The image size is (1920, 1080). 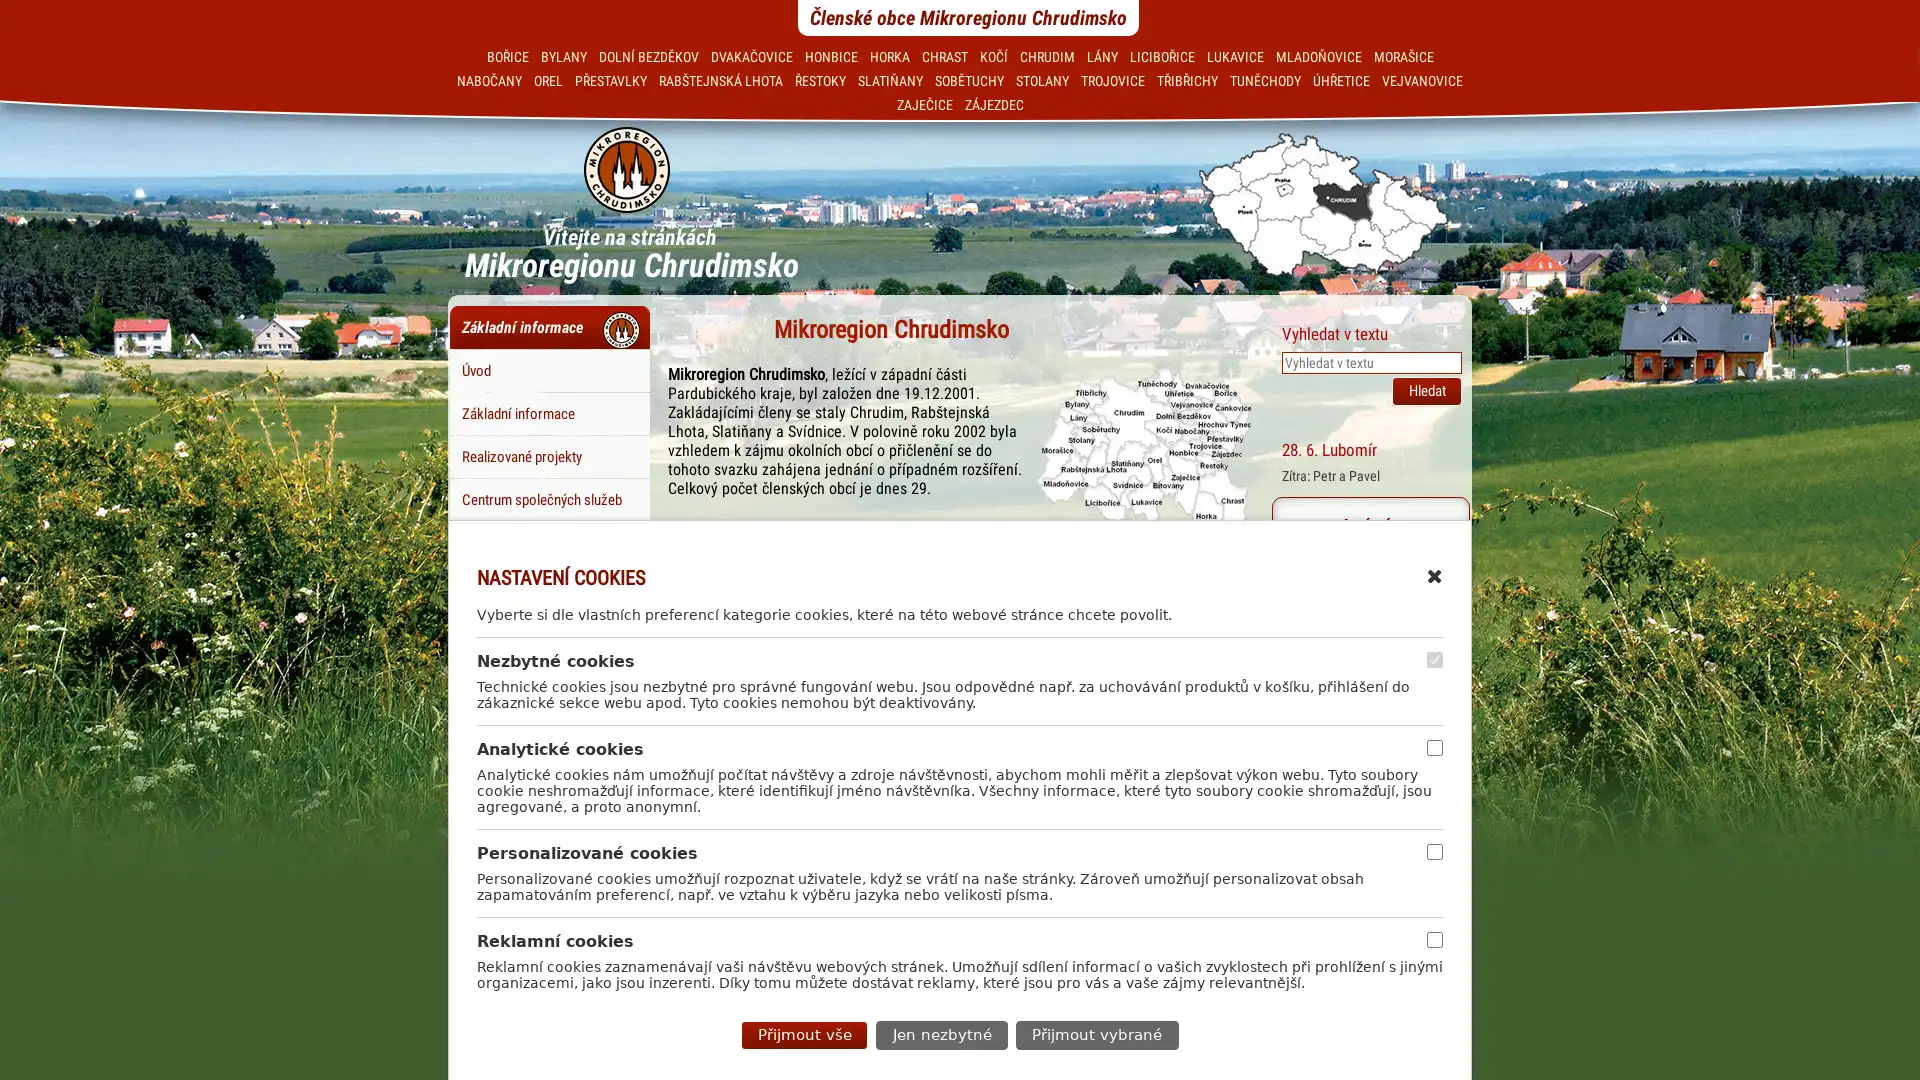 What do you see at coordinates (1095, 1034) in the screenshot?
I see `Prijmout vybrane` at bounding box center [1095, 1034].